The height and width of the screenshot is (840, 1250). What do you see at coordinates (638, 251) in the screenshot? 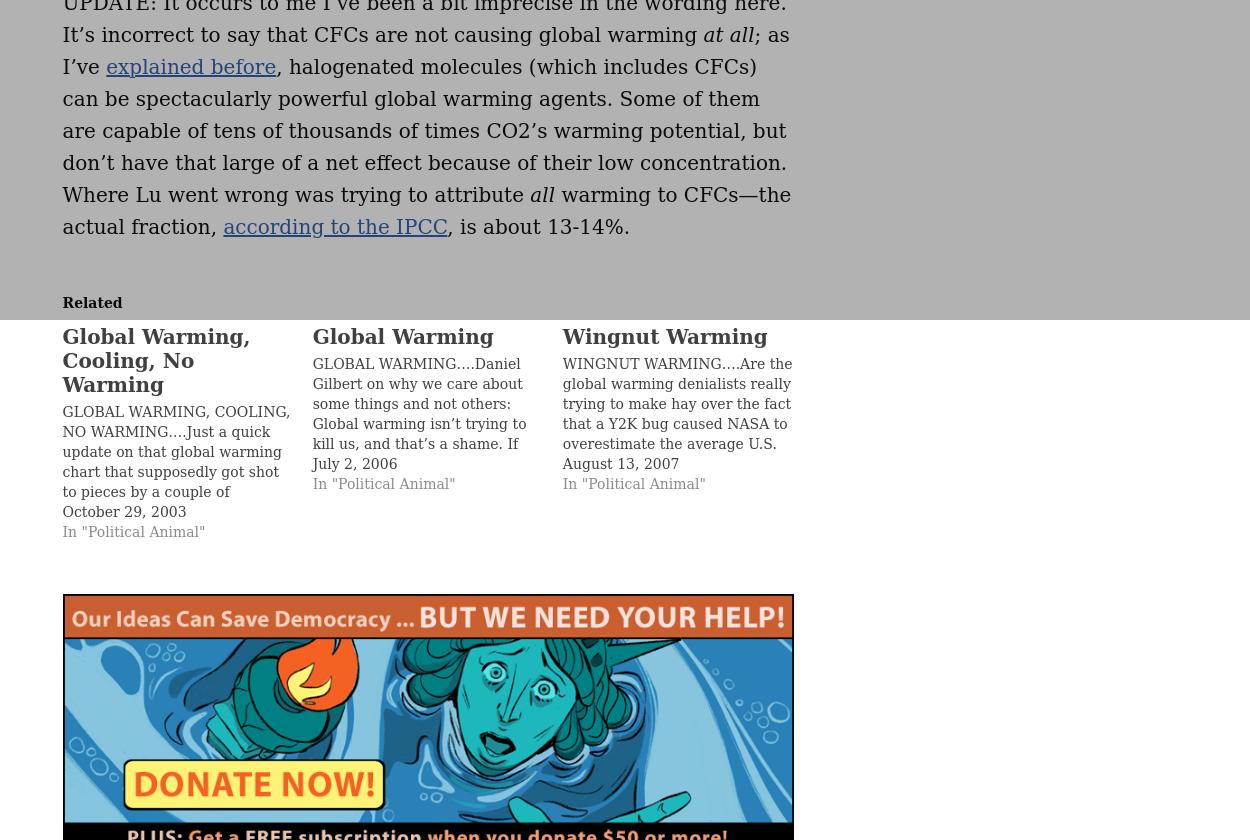
I see `'Search powered by Jetpack'` at bounding box center [638, 251].